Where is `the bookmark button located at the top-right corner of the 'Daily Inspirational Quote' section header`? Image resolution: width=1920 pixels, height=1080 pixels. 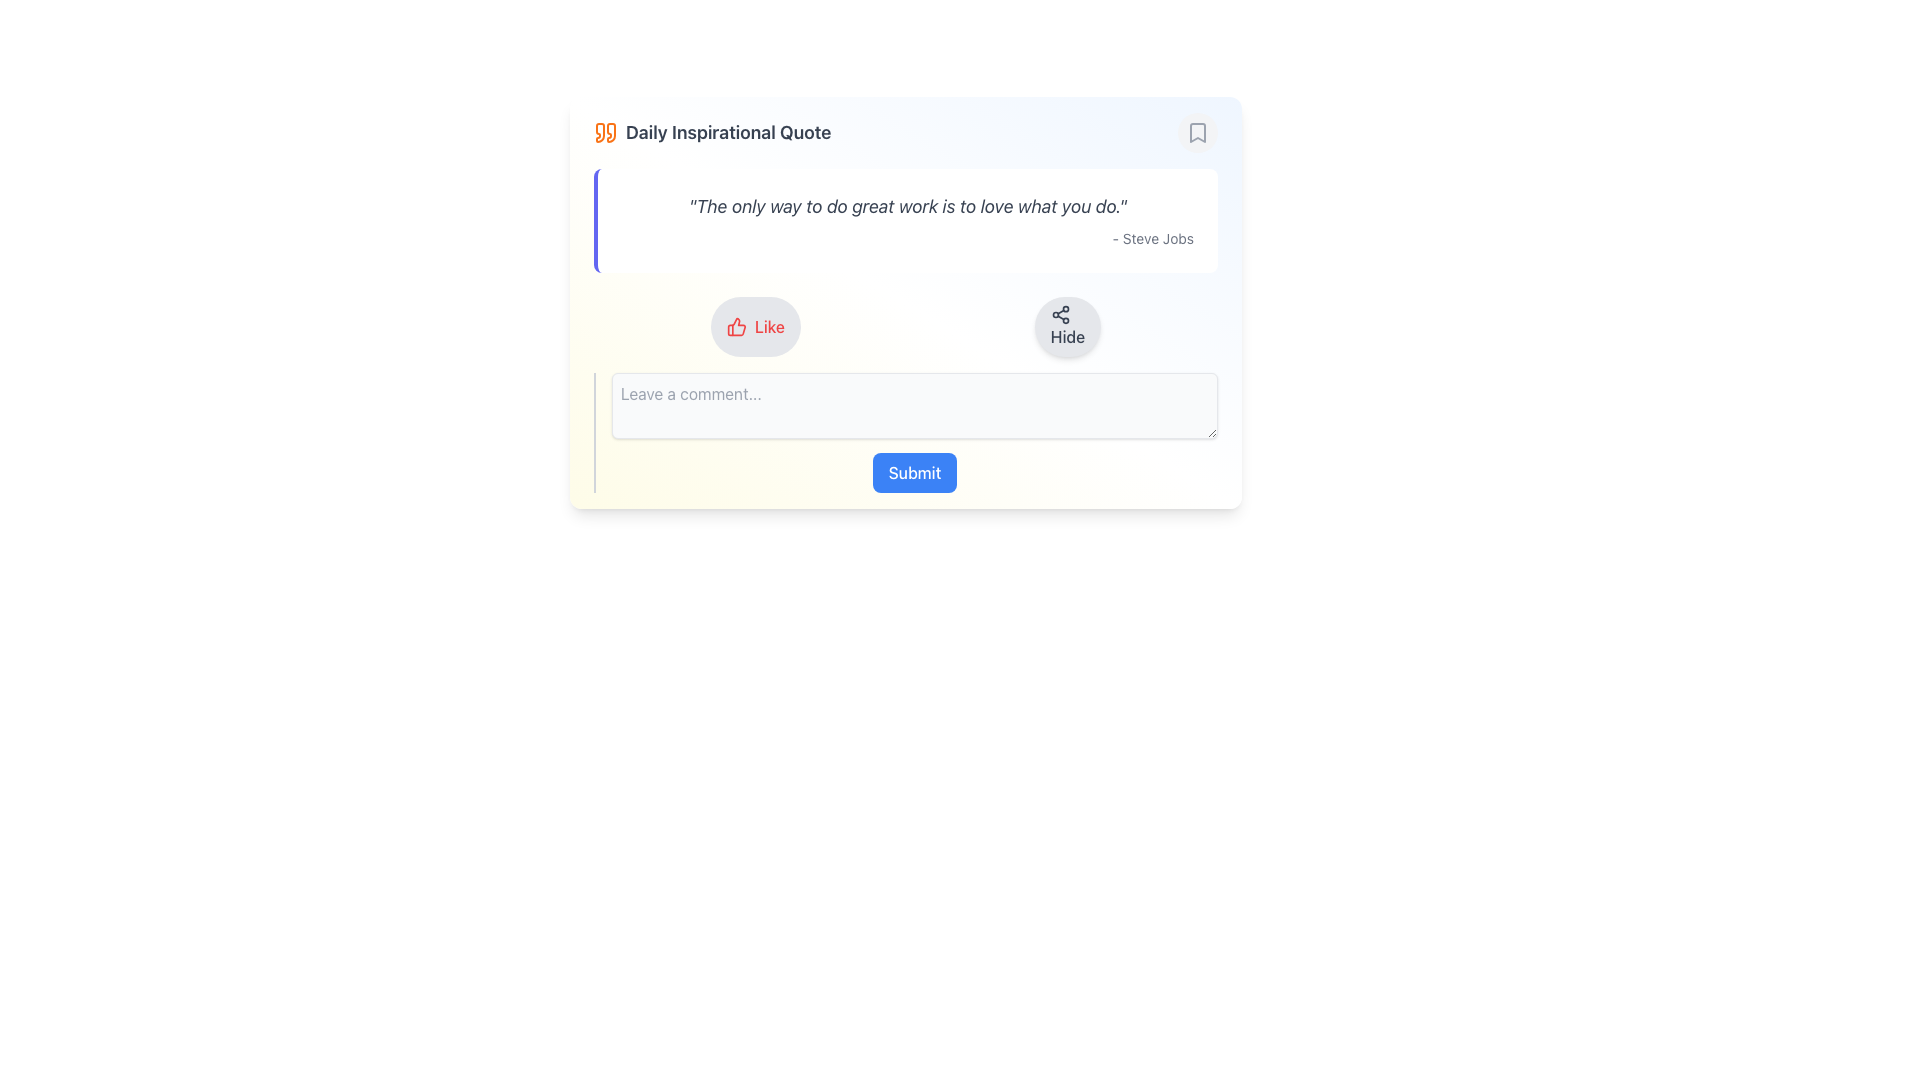 the bookmark button located at the top-right corner of the 'Daily Inspirational Quote' section header is located at coordinates (1198, 132).